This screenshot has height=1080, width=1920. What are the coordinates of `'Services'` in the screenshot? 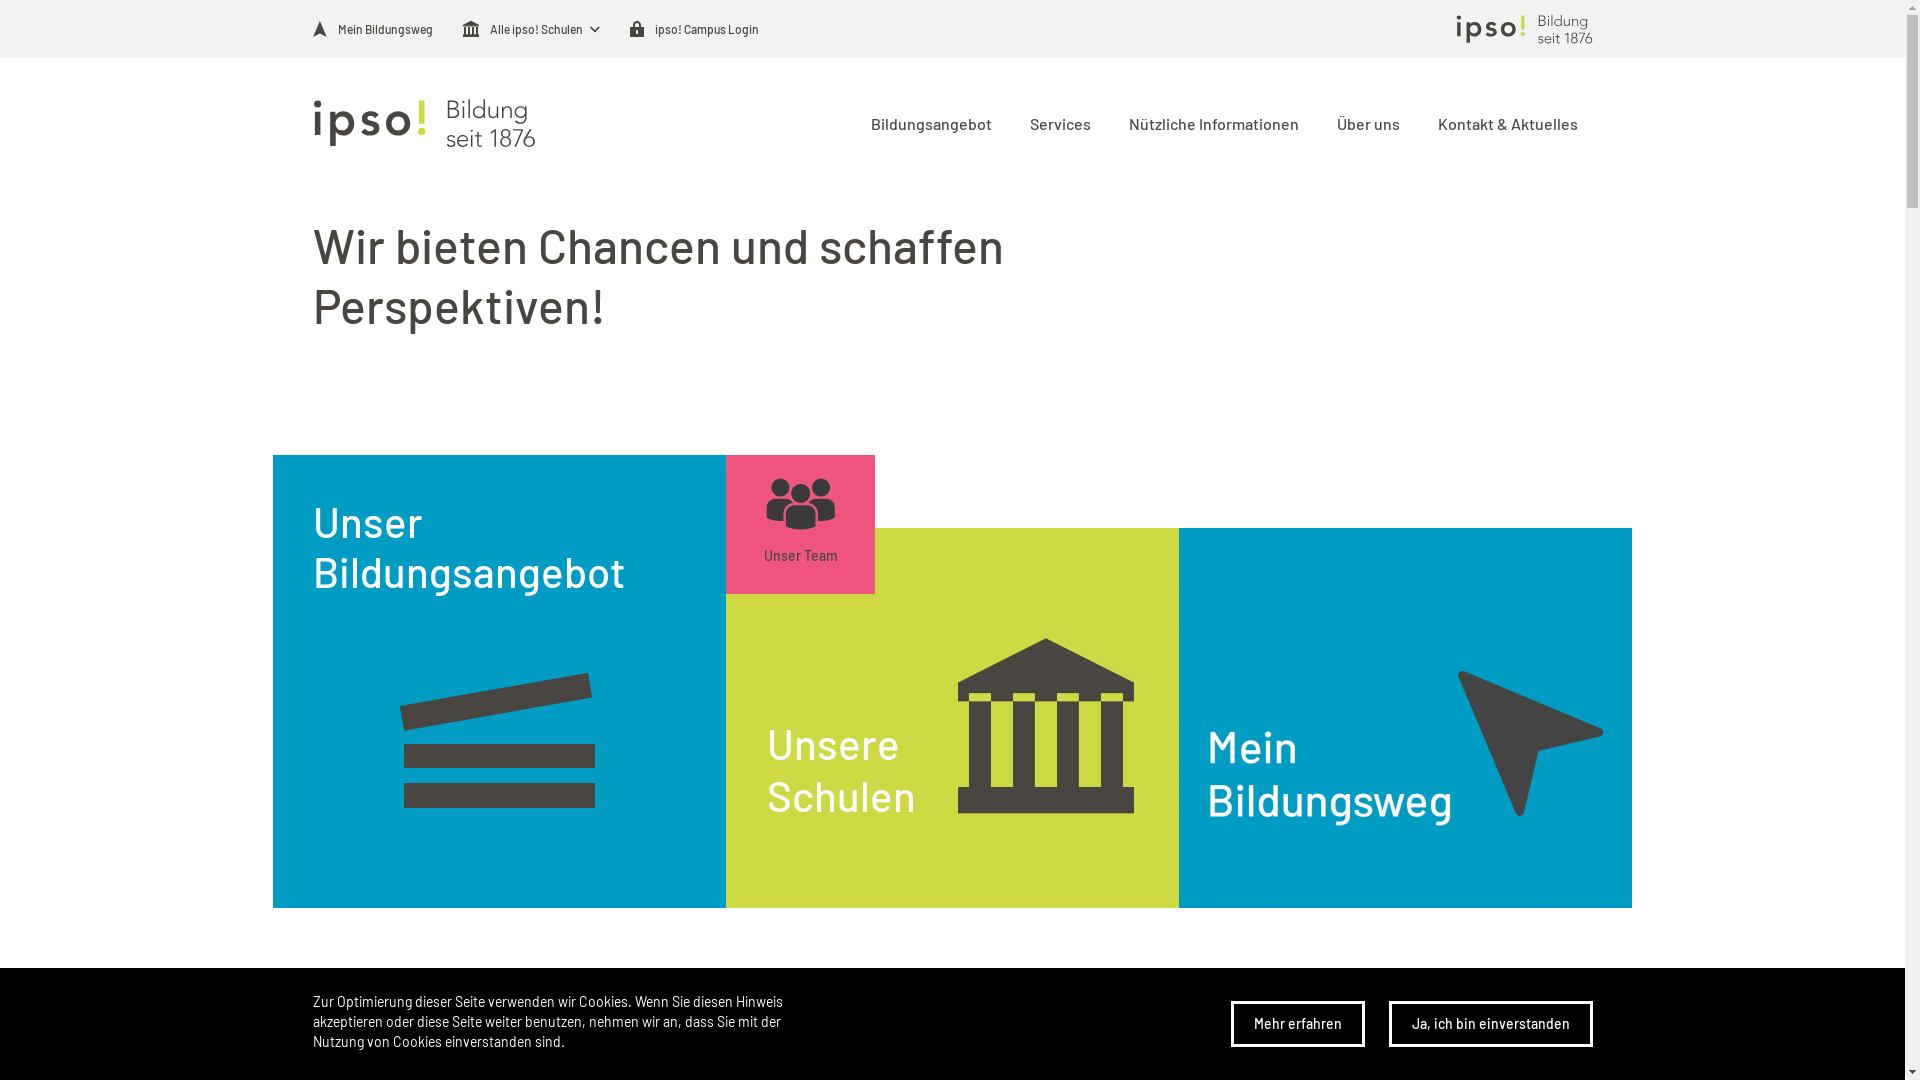 It's located at (1055, 122).